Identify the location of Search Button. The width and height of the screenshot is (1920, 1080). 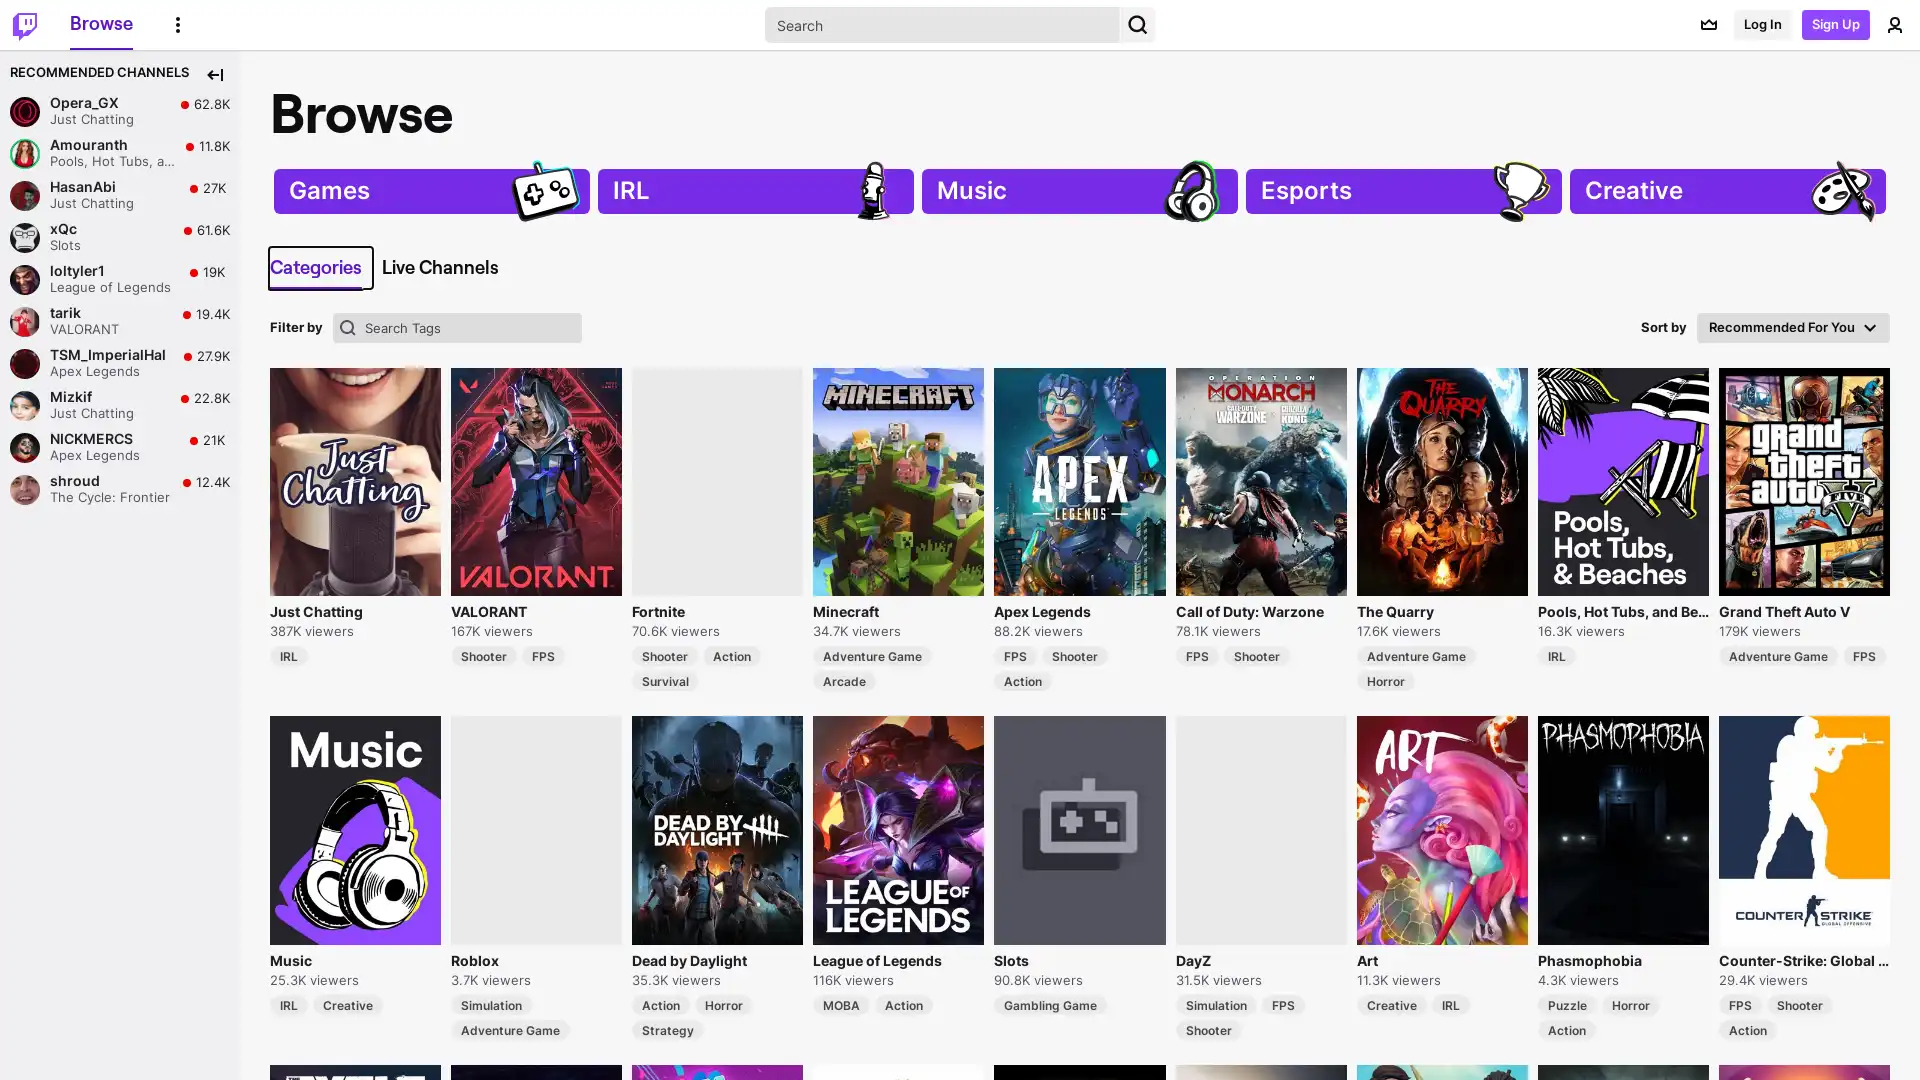
(1137, 24).